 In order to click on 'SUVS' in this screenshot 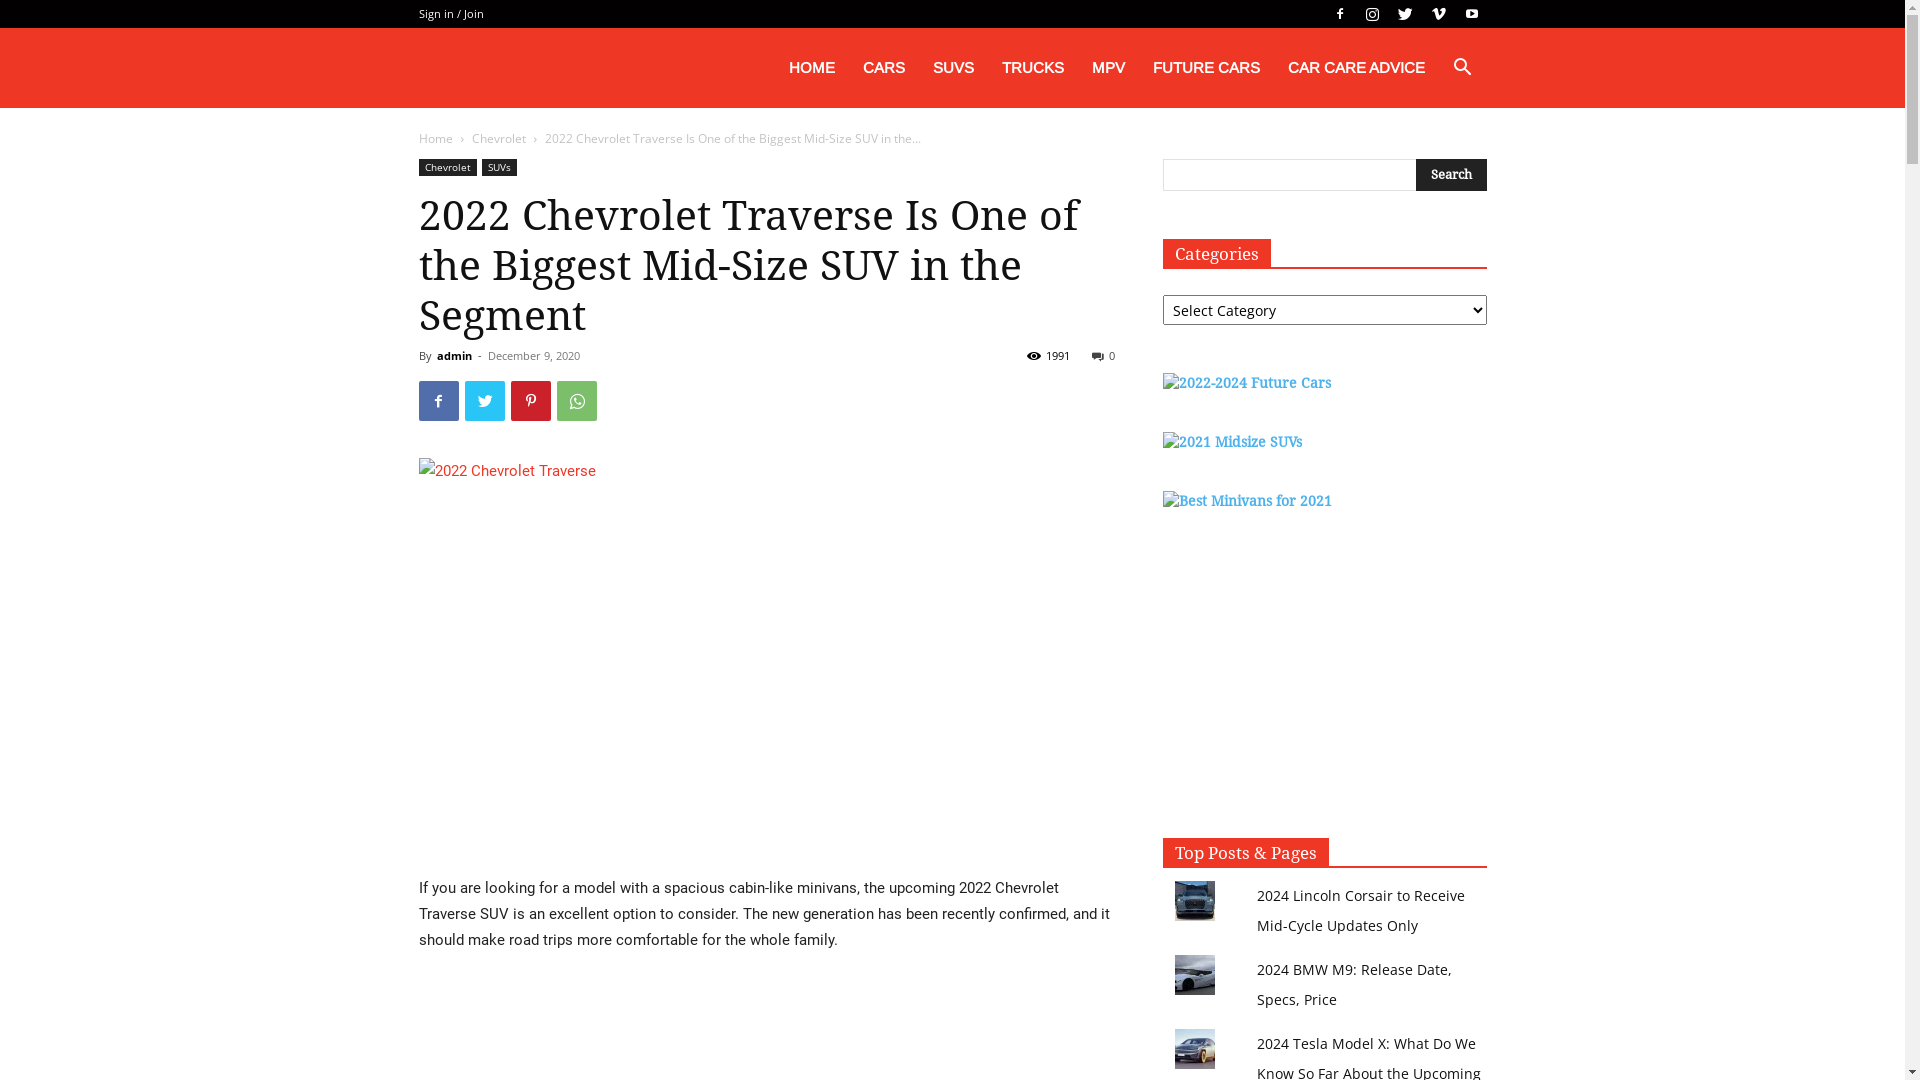, I will do `click(951, 67)`.